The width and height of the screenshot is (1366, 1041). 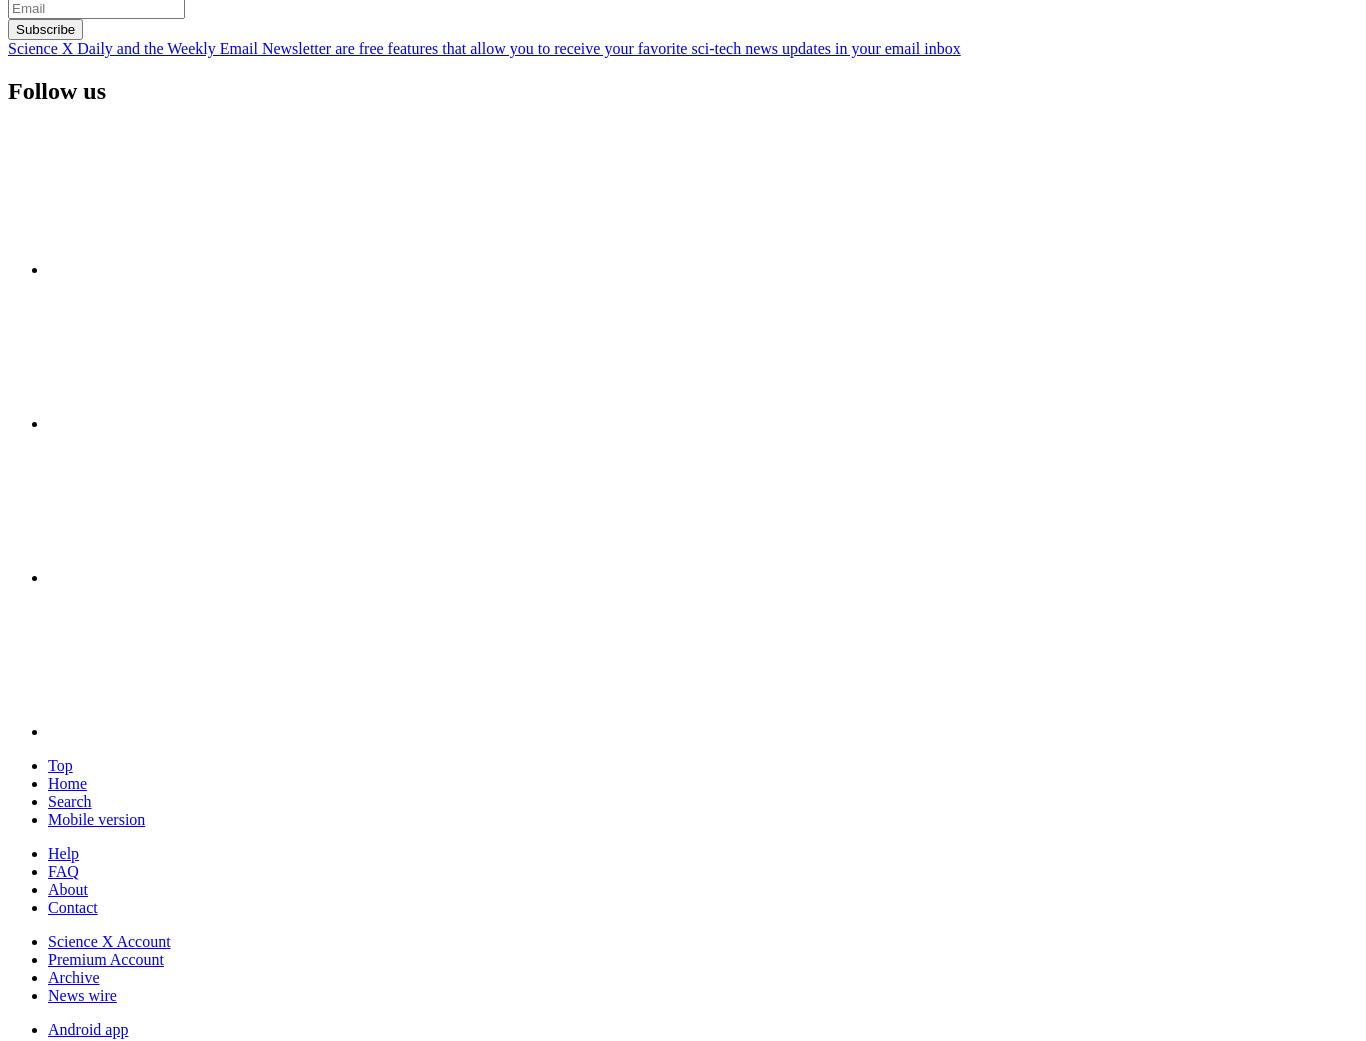 I want to click on 'Search', so click(x=69, y=800).